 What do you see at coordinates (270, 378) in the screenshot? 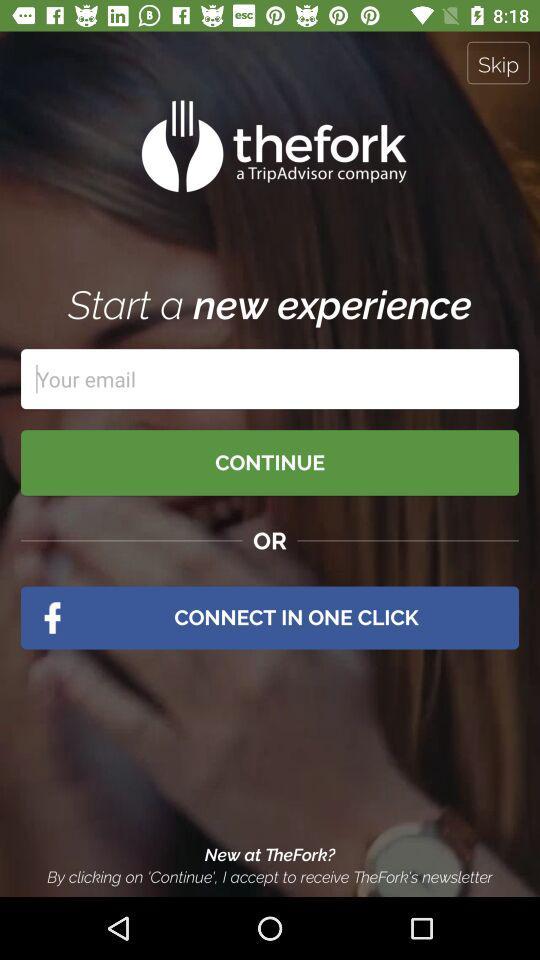
I see `email id` at bounding box center [270, 378].